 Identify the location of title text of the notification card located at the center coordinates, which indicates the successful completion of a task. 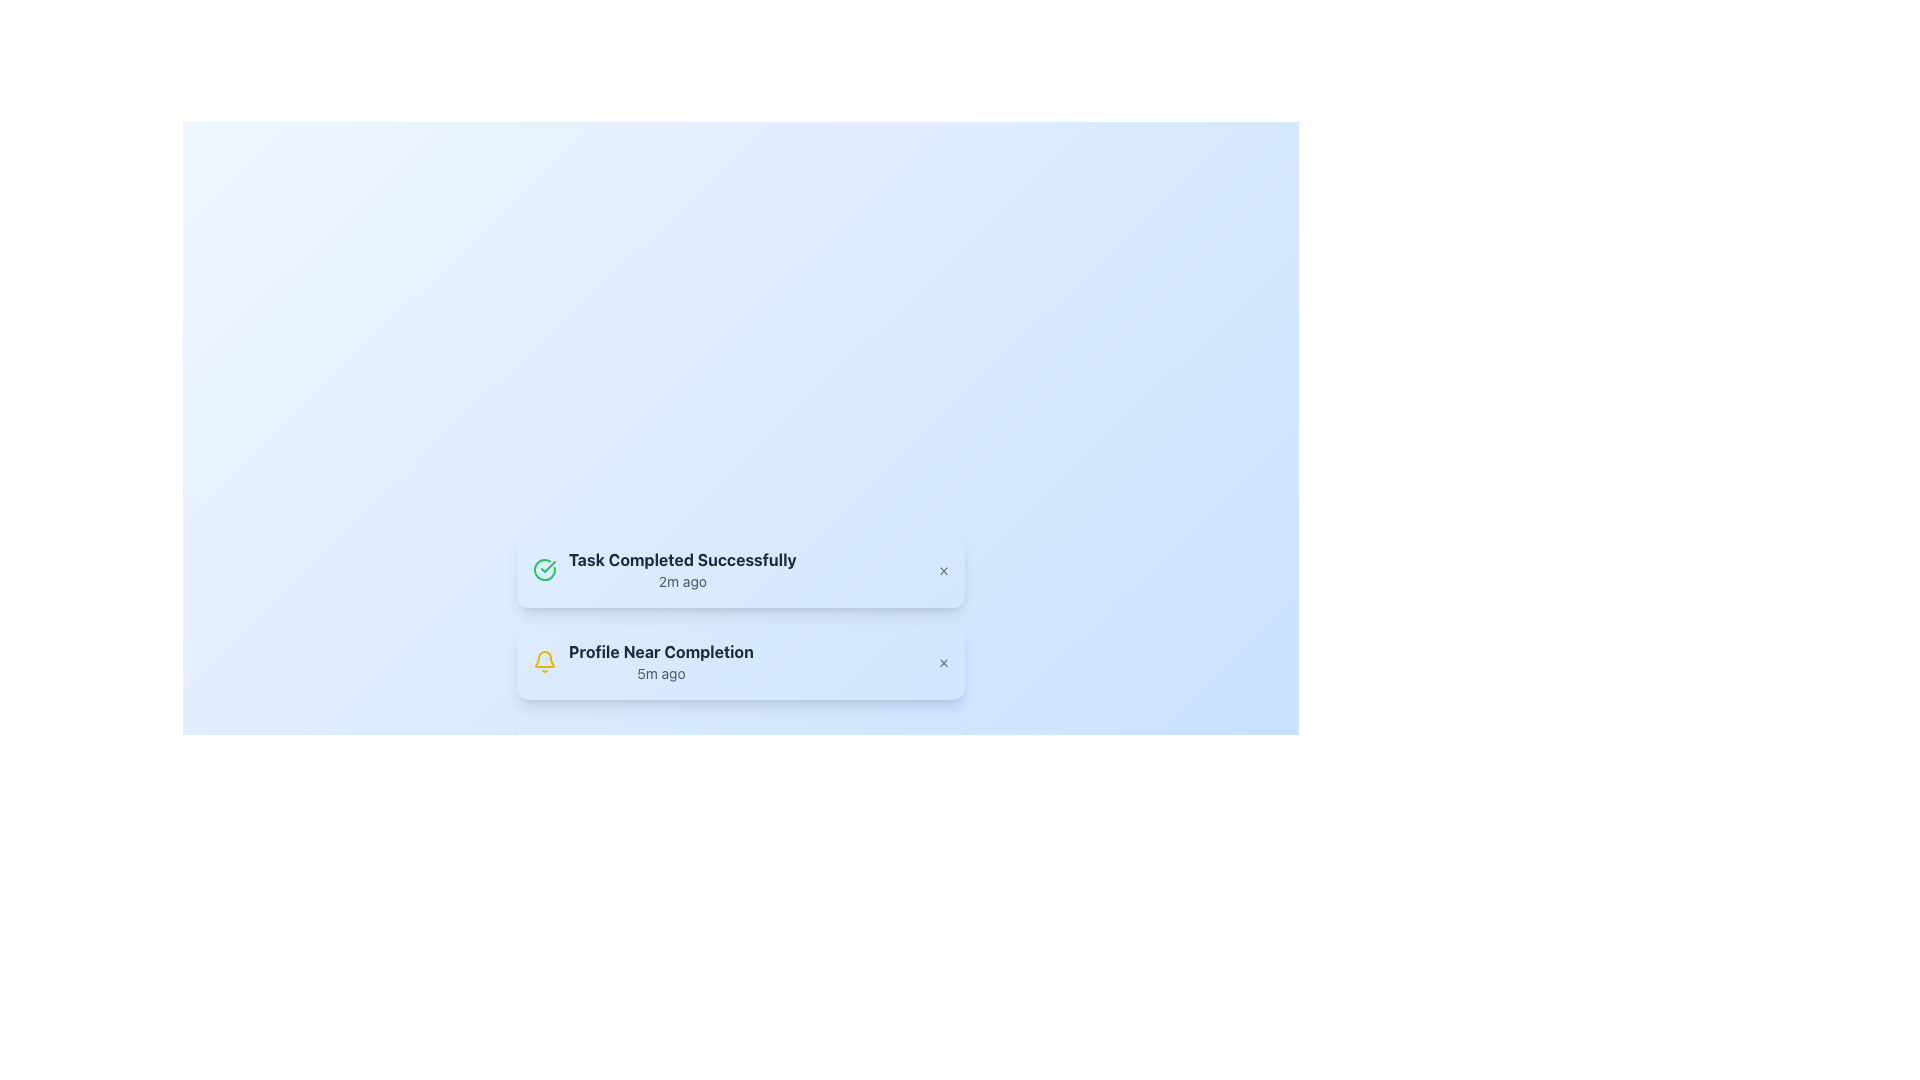
(682, 559).